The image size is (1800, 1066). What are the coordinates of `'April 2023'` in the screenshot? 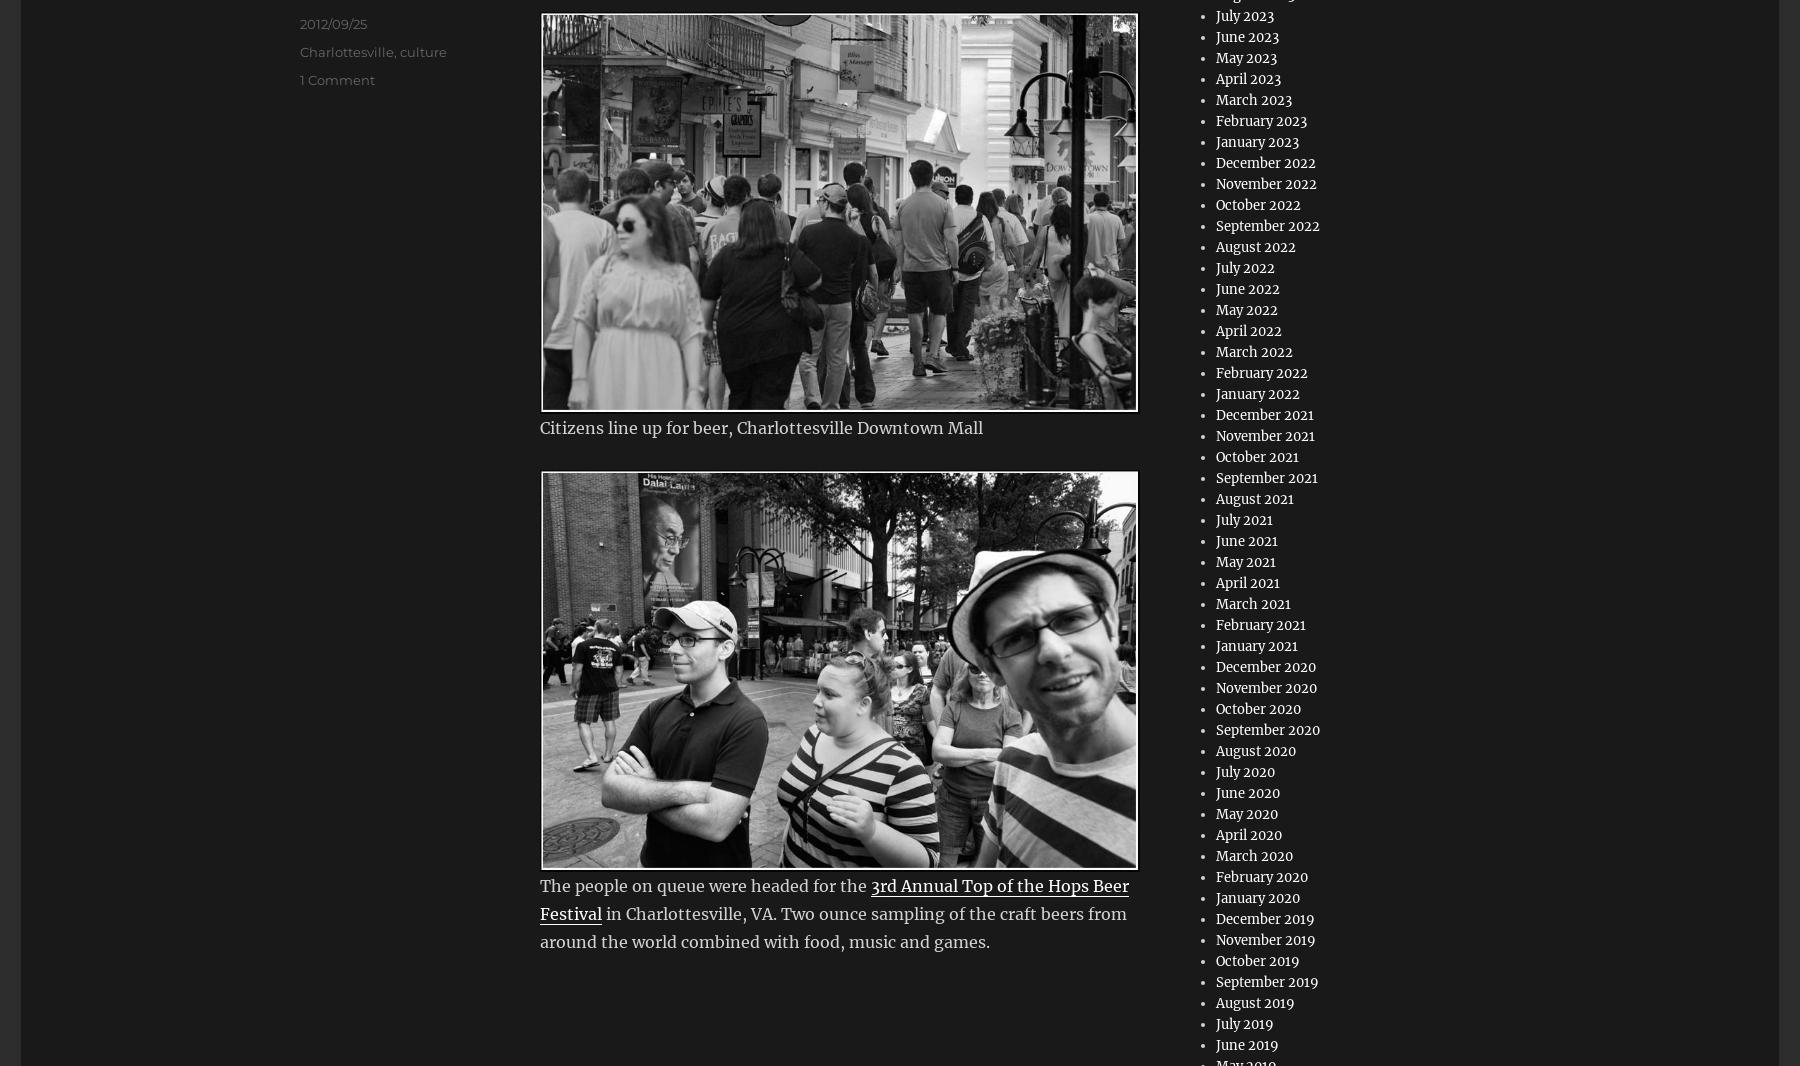 It's located at (1248, 78).